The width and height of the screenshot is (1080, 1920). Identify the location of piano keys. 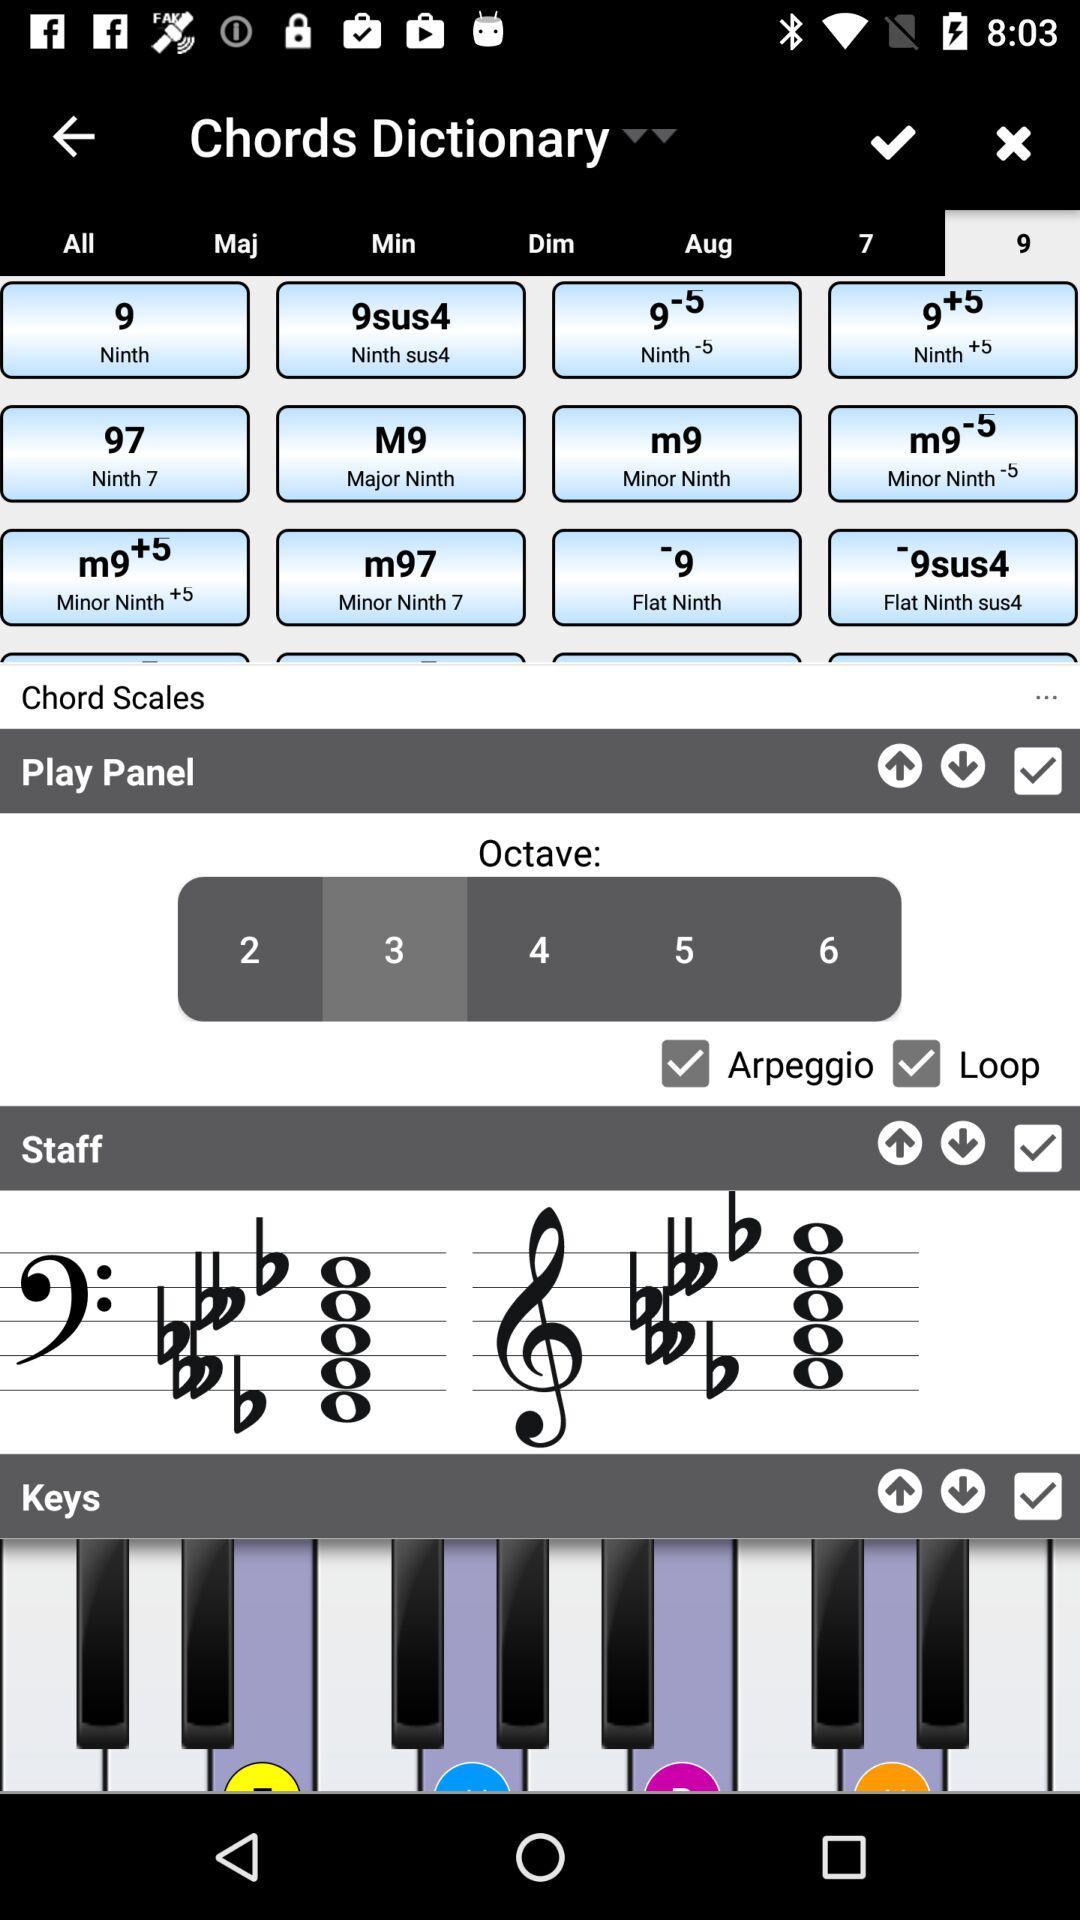
(837, 1643).